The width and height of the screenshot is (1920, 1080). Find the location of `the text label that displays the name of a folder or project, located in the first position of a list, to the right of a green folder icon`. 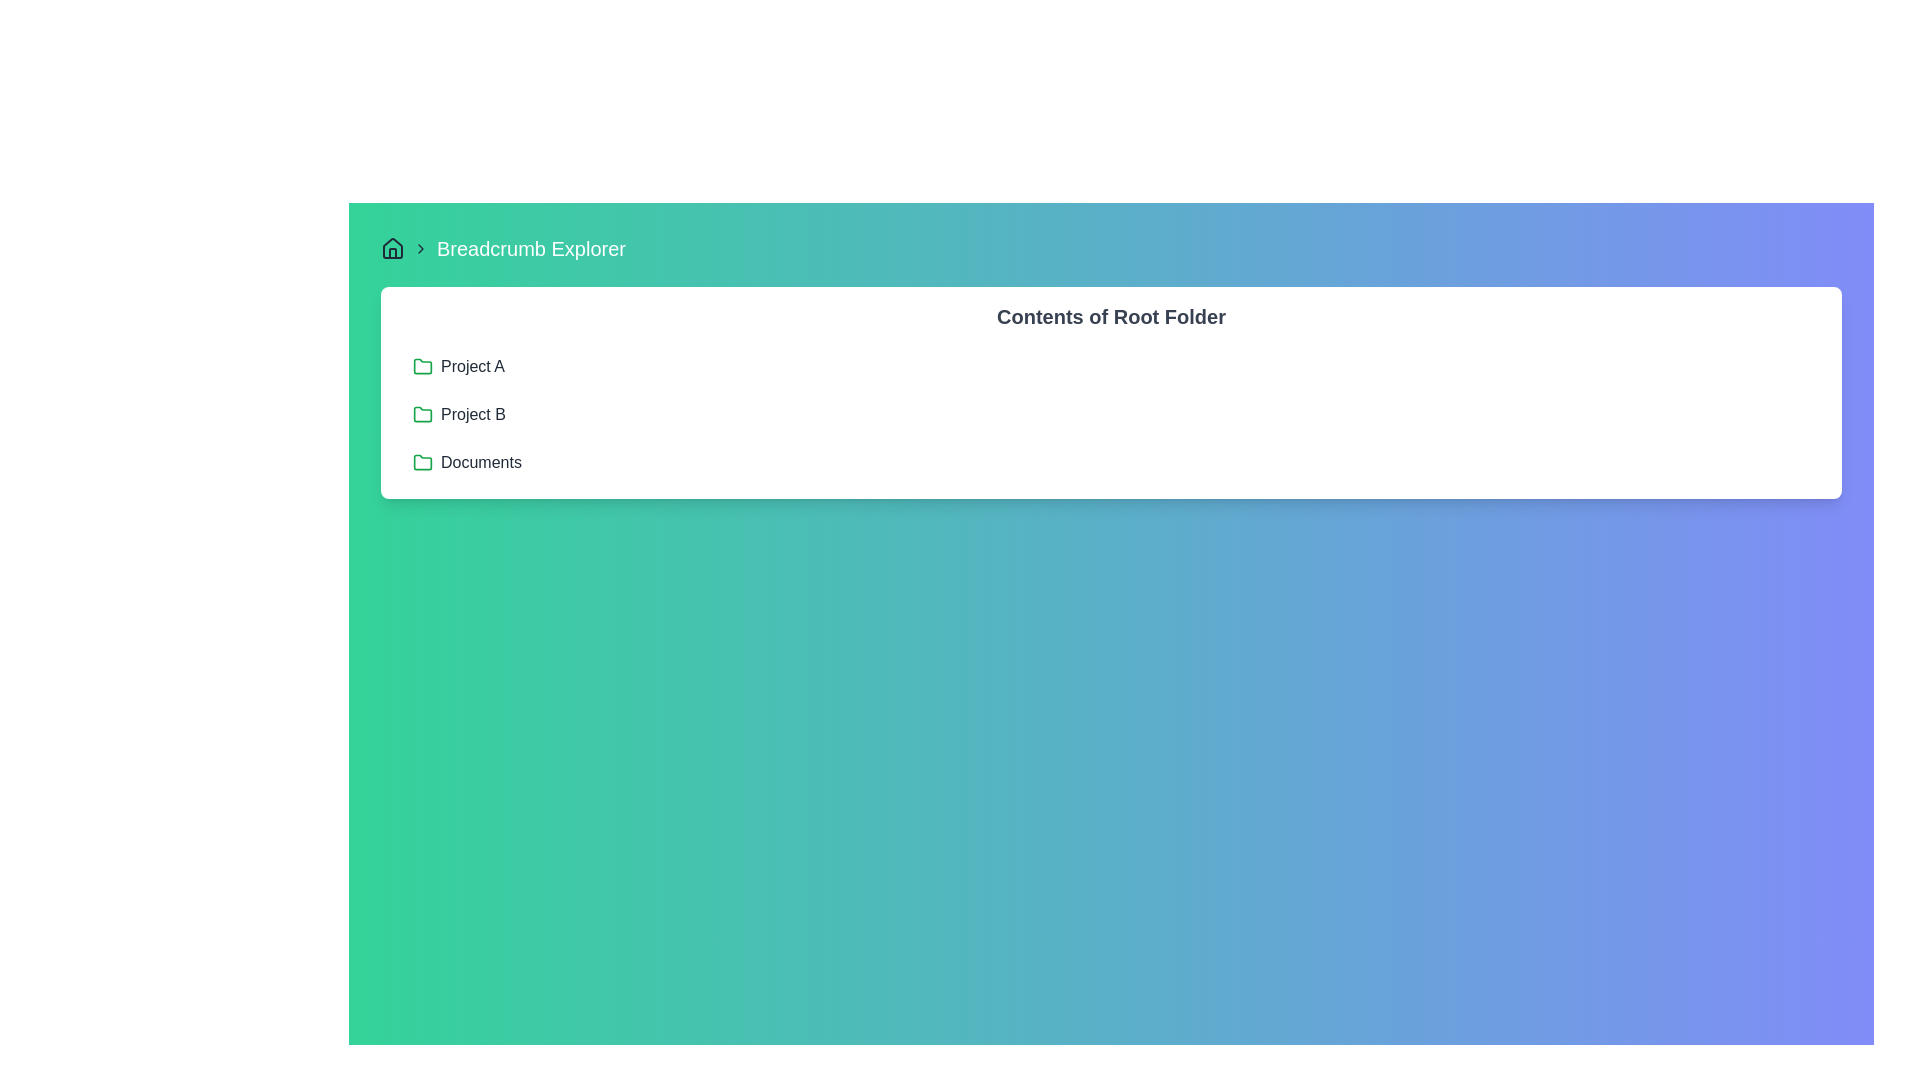

the text label that displays the name of a folder or project, located in the first position of a list, to the right of a green folder icon is located at coordinates (472, 366).